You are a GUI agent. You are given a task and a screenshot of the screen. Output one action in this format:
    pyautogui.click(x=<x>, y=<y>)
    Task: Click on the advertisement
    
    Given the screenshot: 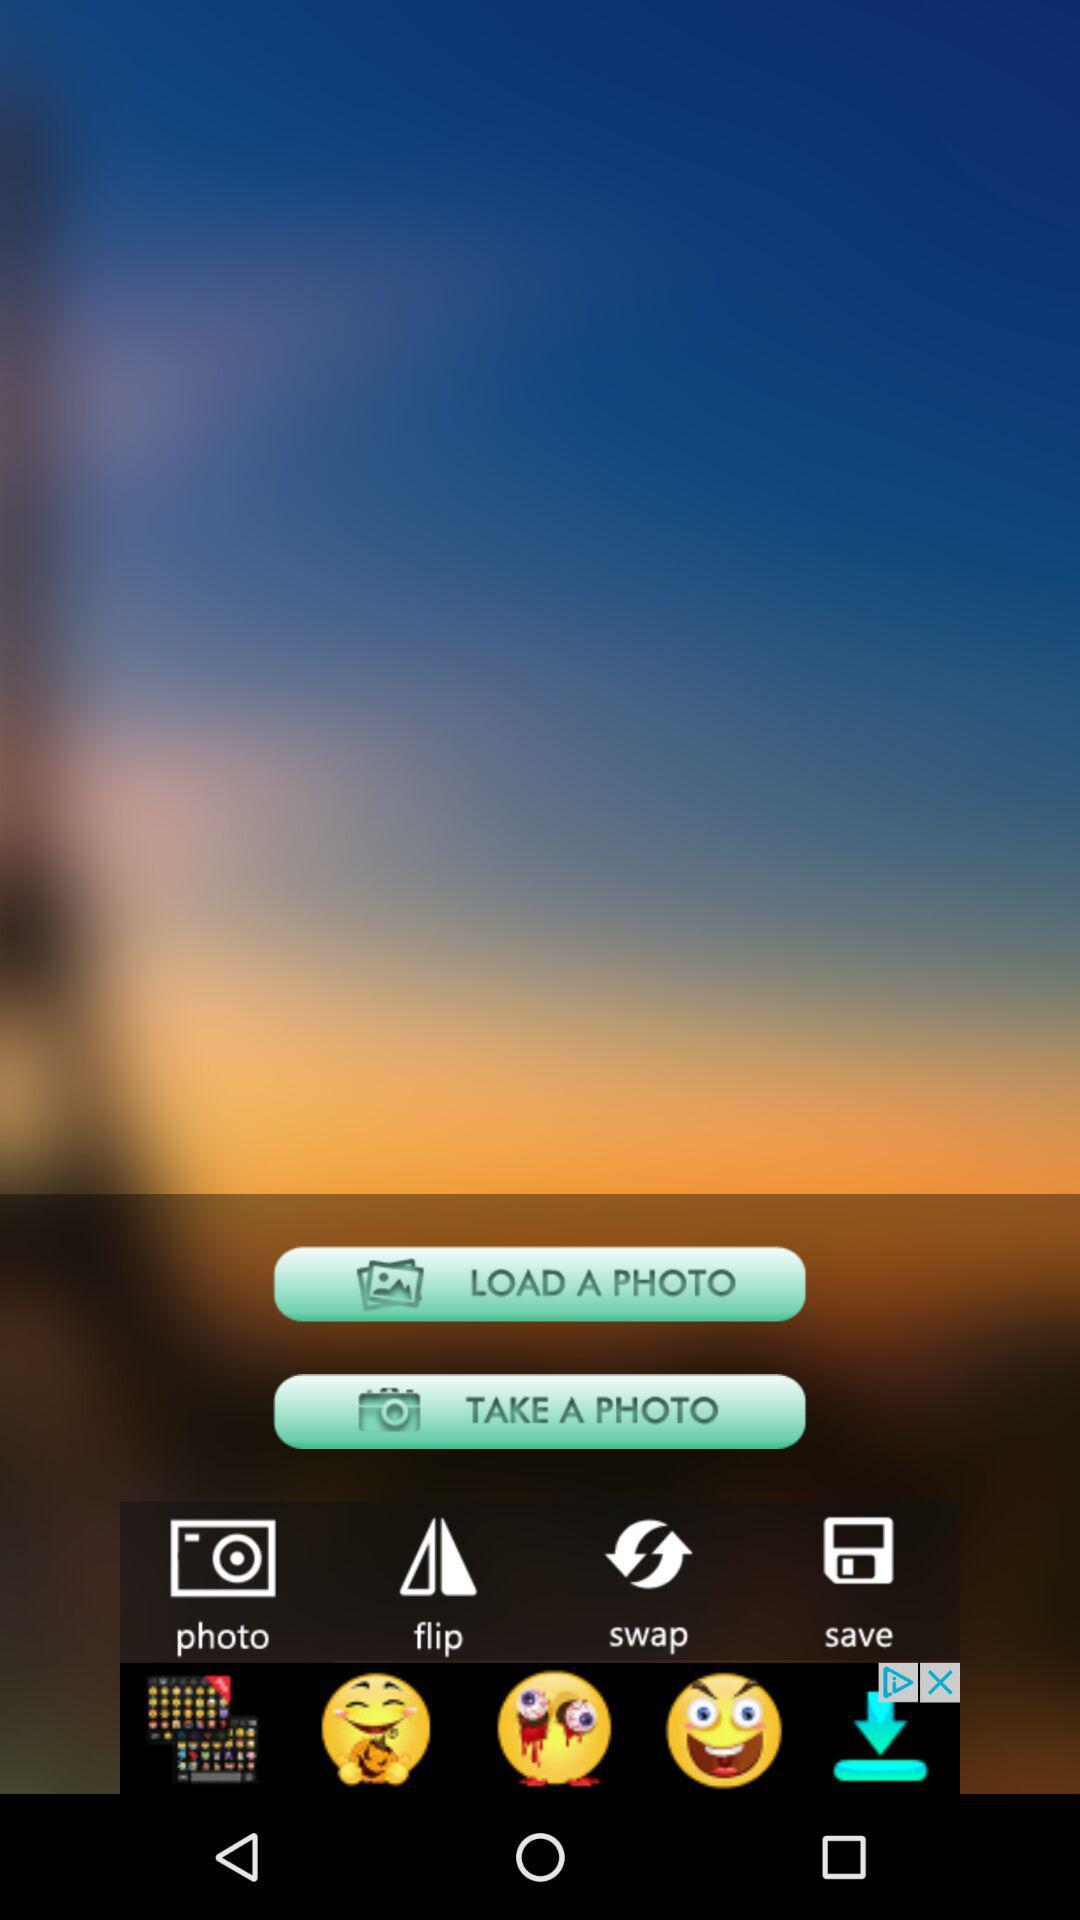 What is the action you would take?
    pyautogui.click(x=540, y=1727)
    